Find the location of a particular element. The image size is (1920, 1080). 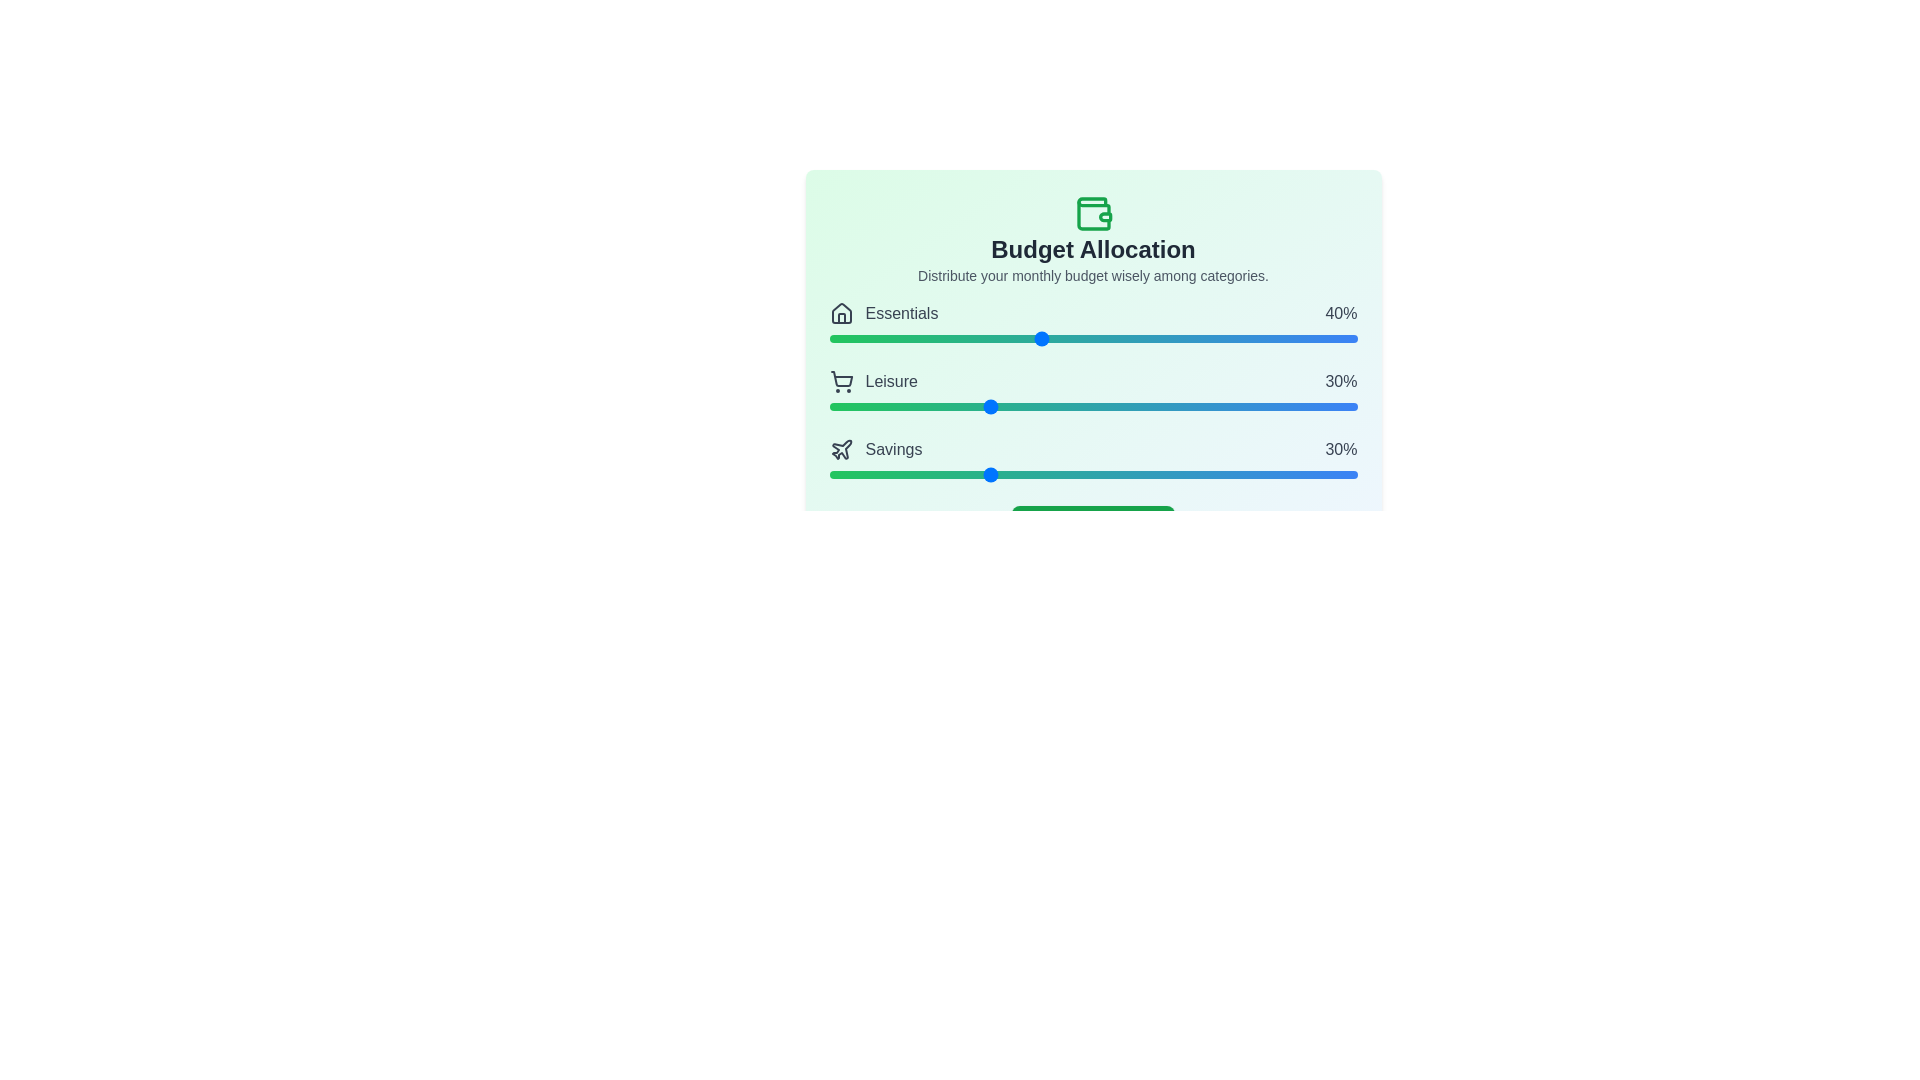

the 'Essentials' slider to 28% allocation is located at coordinates (977, 338).